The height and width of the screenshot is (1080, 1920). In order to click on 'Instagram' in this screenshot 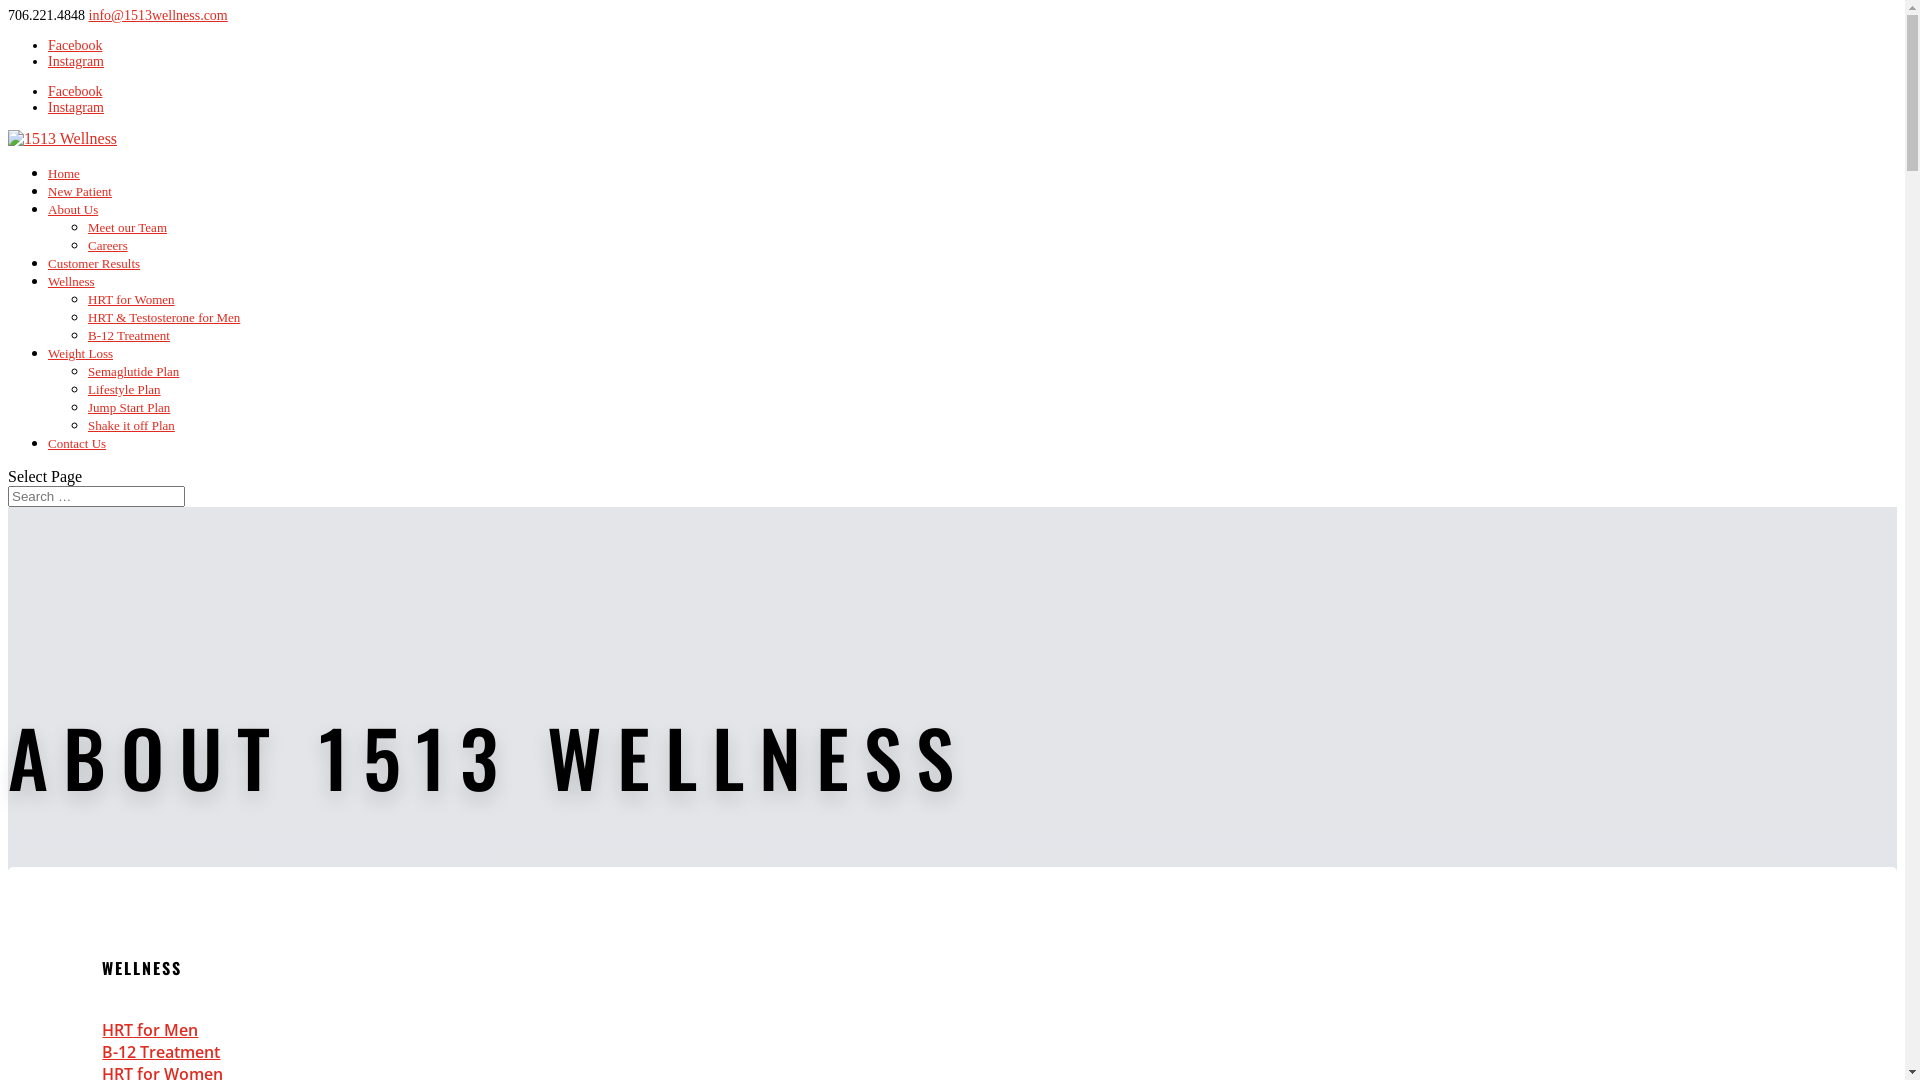, I will do `click(76, 60)`.